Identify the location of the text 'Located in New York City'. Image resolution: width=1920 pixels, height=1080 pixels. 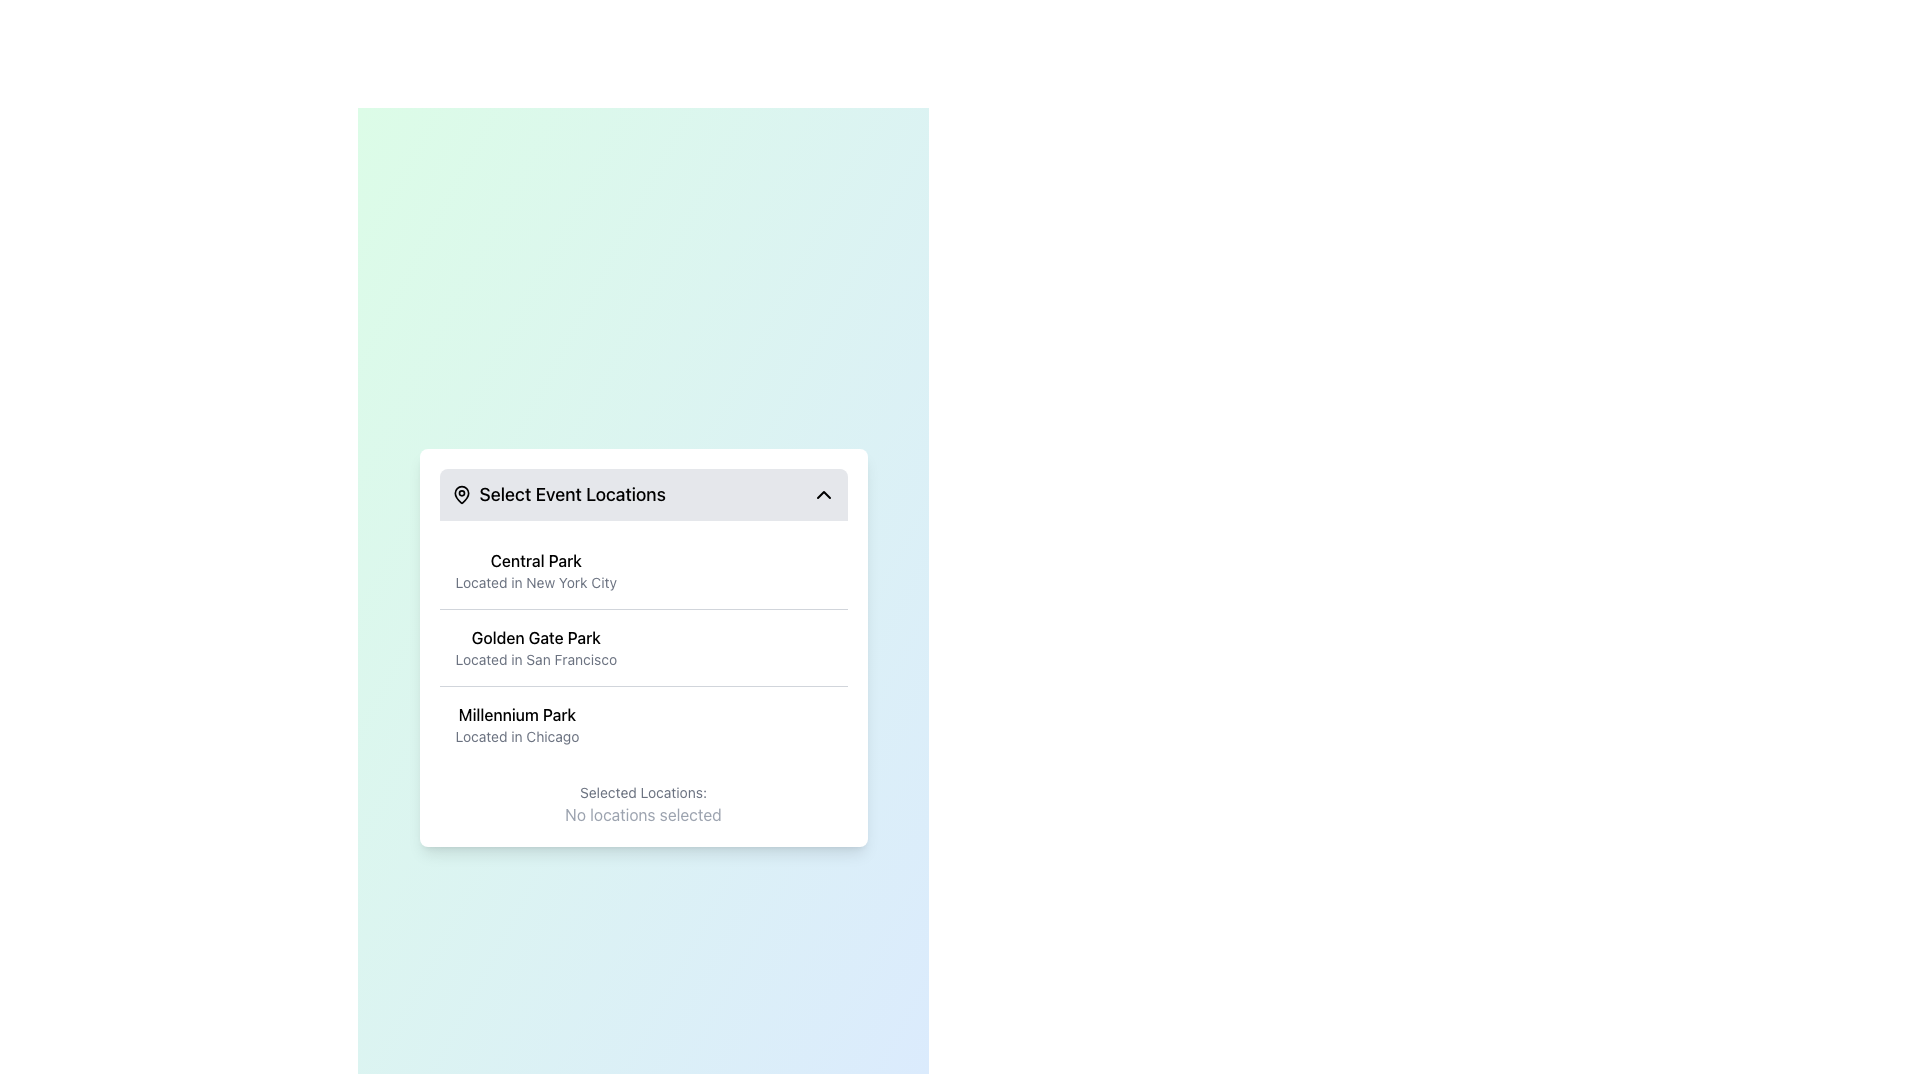
(536, 582).